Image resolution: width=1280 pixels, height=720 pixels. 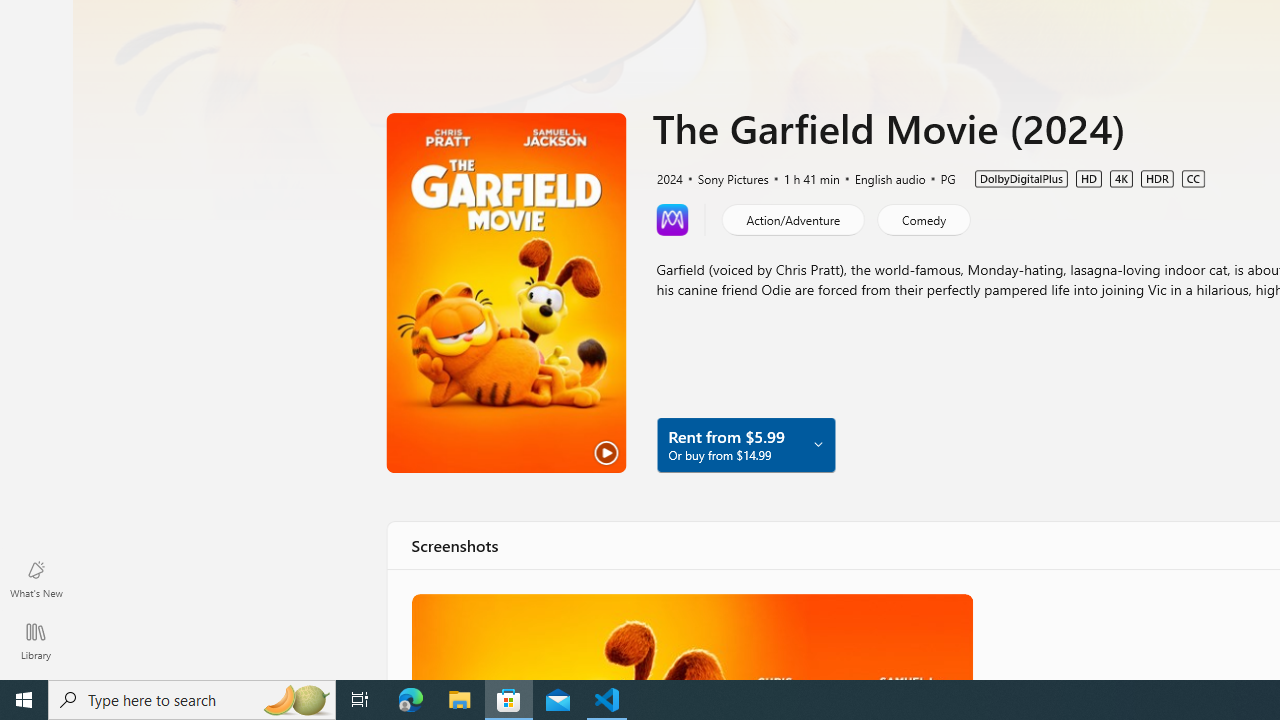 I want to click on 'Learn more about Movies Anywhere', so click(x=672, y=218).